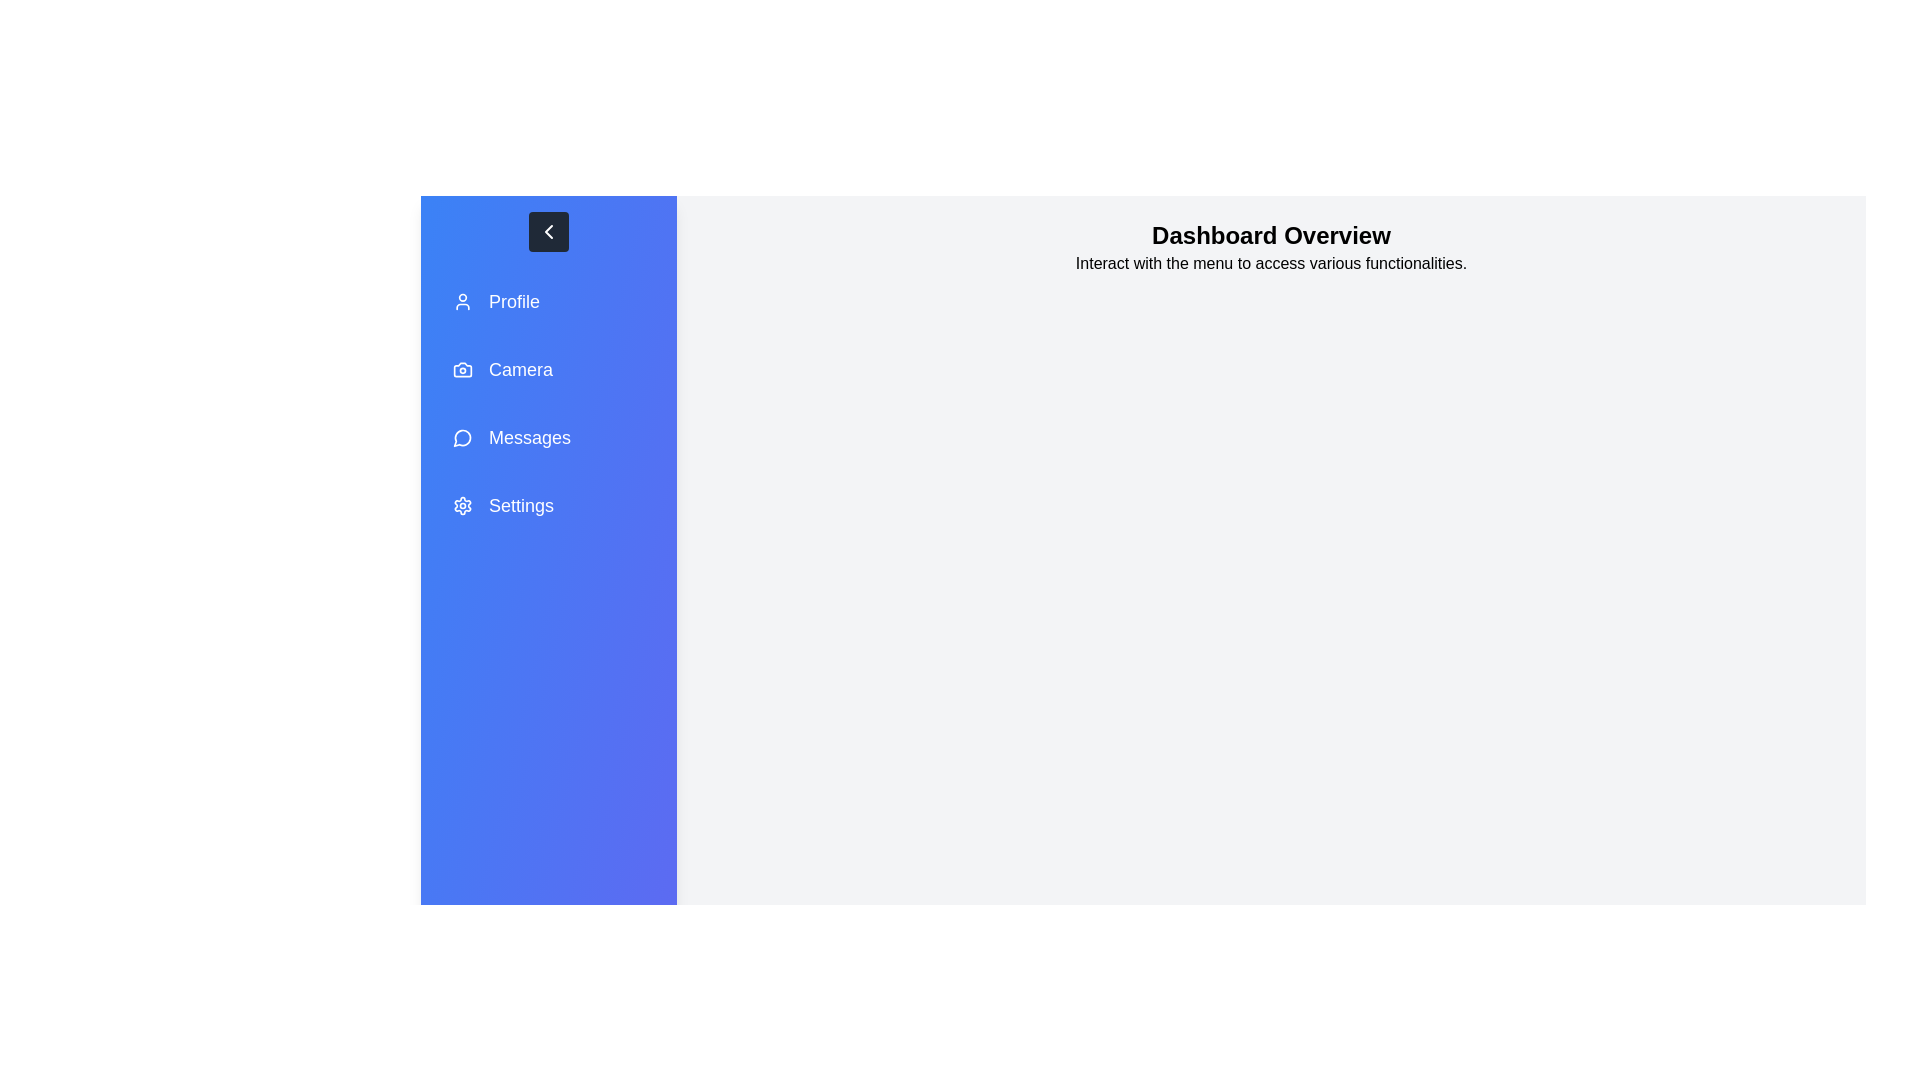  I want to click on the menu item labeled Camera to navigate to the respective section, so click(548, 370).